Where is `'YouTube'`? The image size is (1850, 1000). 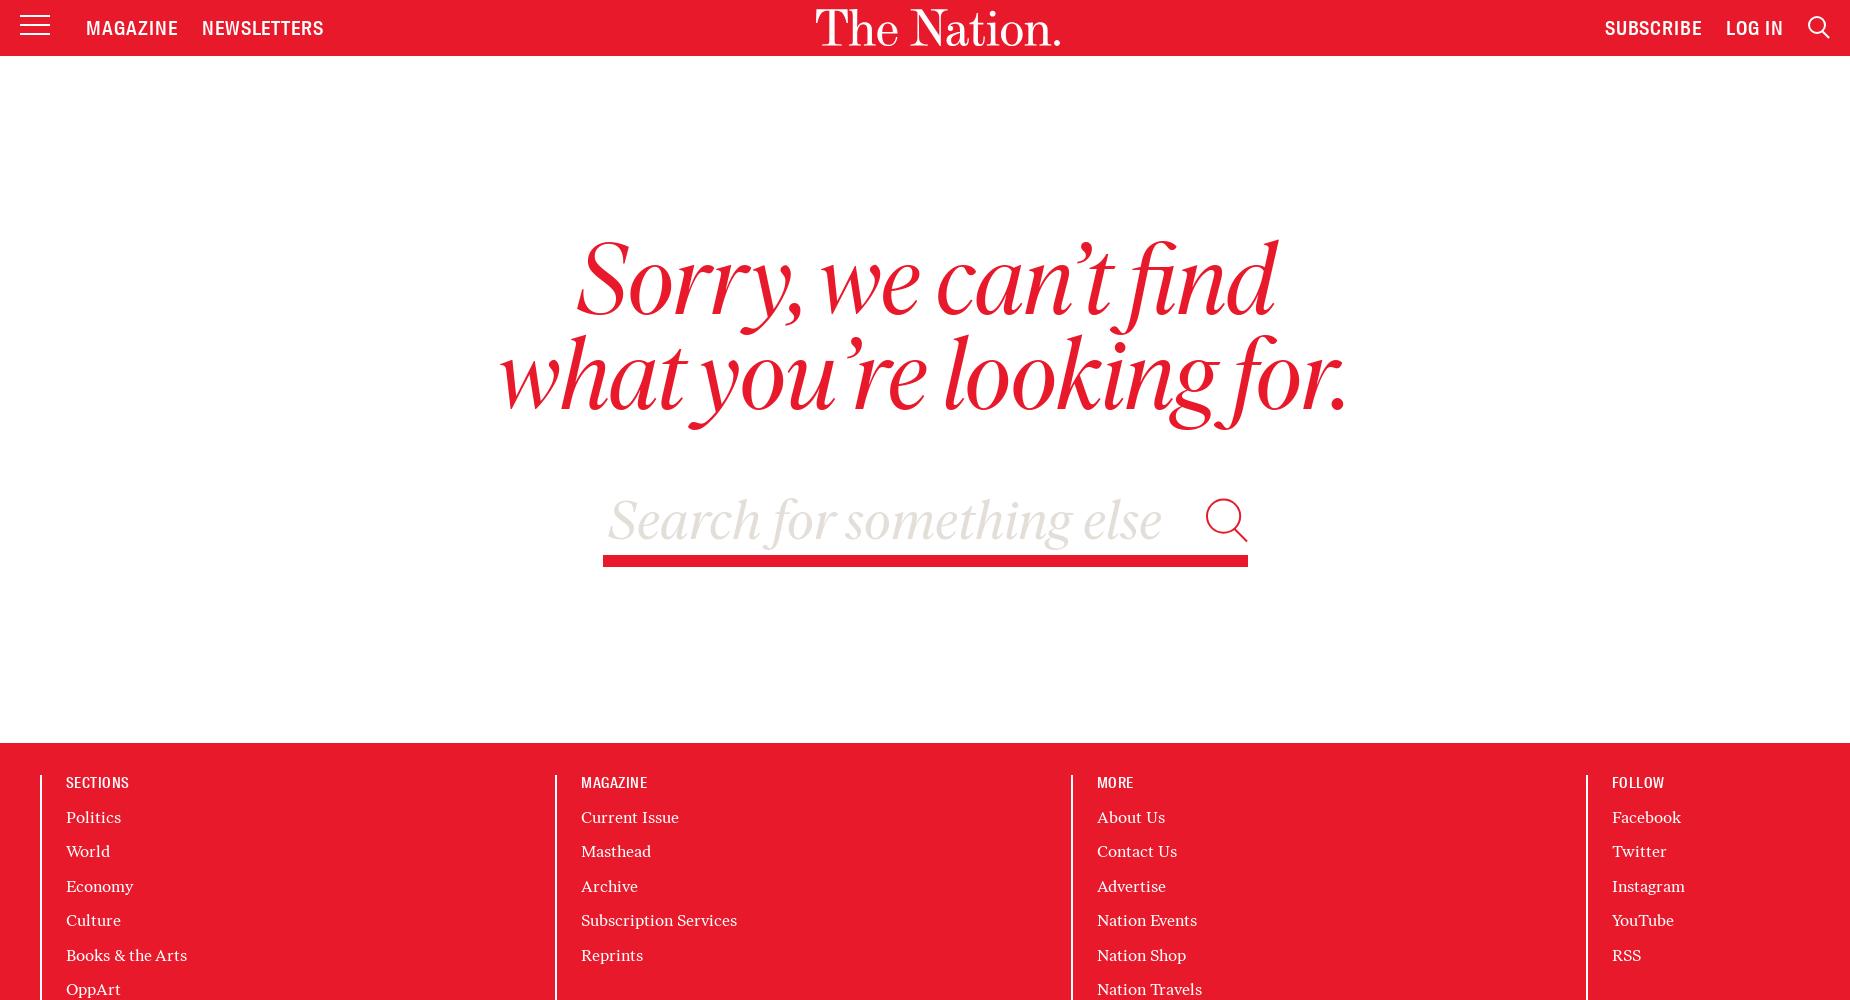
'YouTube' is located at coordinates (1610, 920).